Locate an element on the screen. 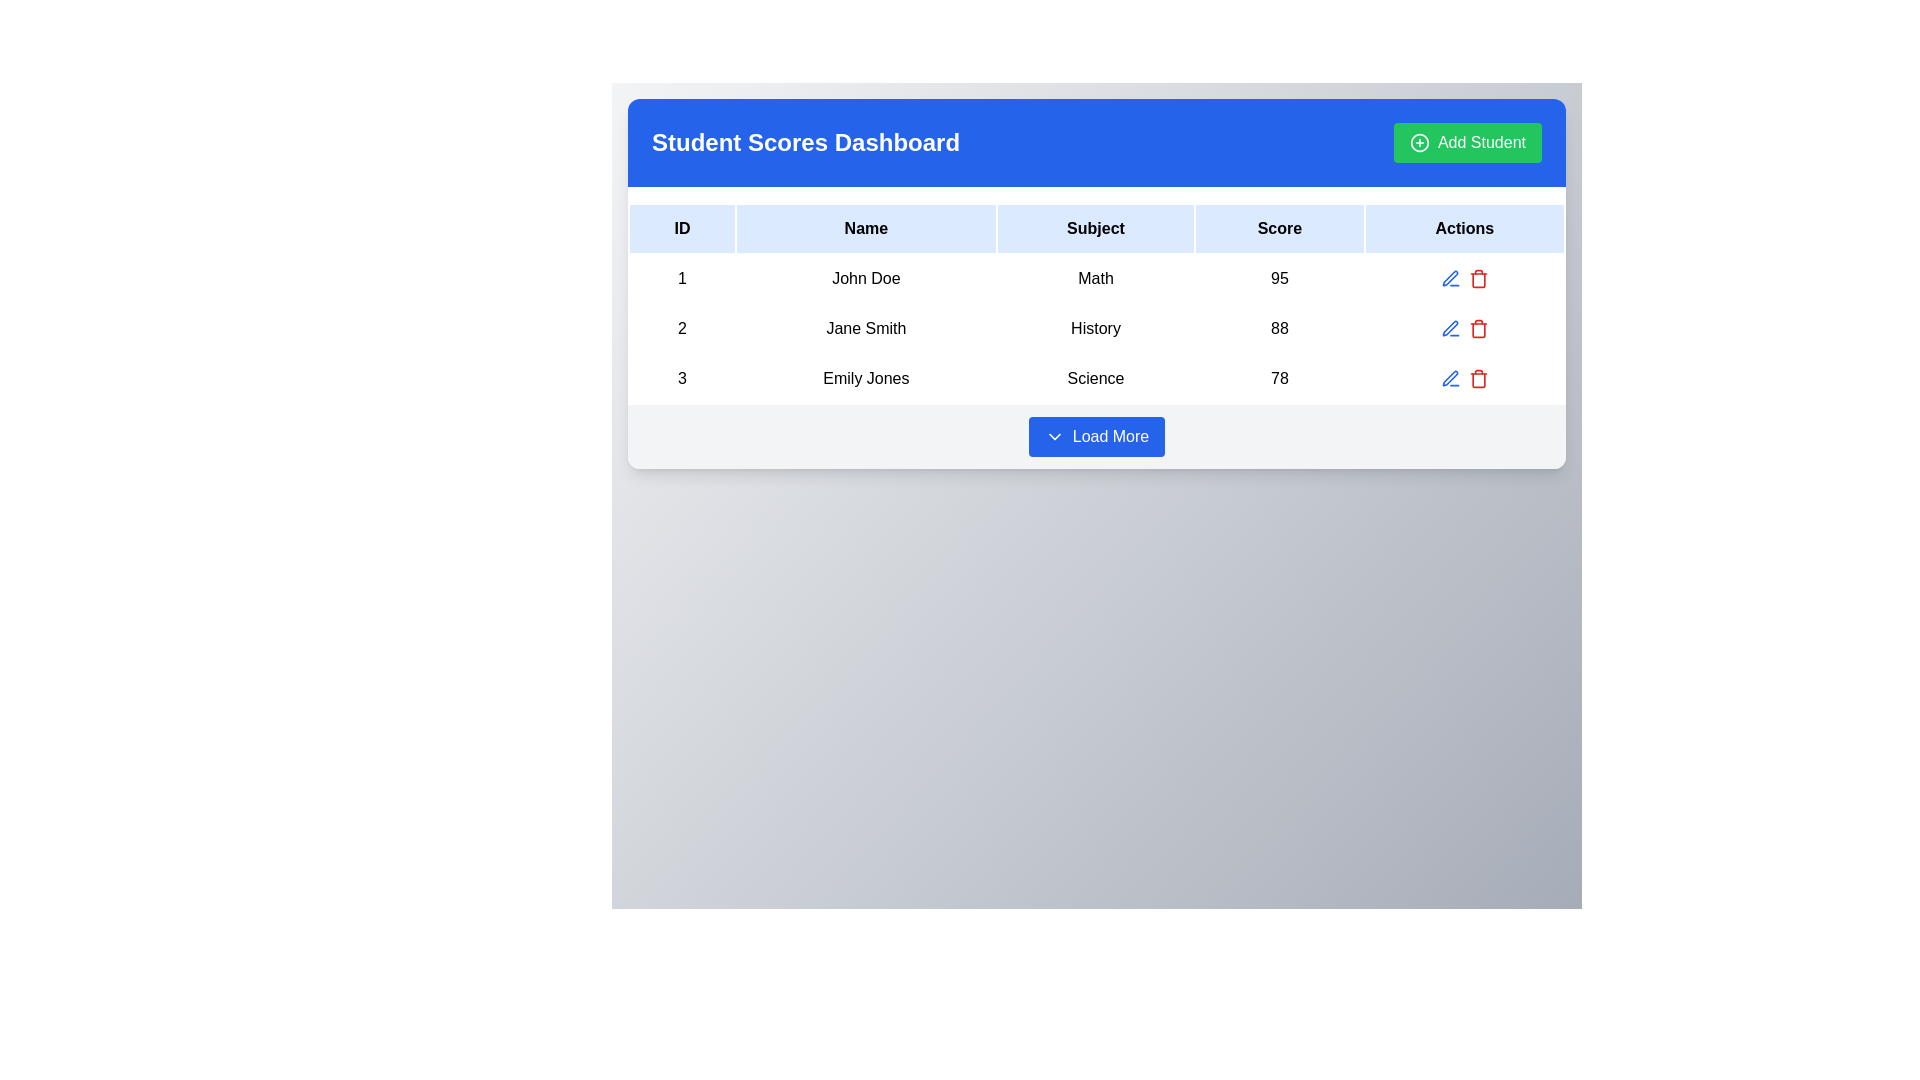 The width and height of the screenshot is (1920, 1080). the text element displaying the subject associated with the student in the third row under the 'Subject' column of the data table is located at coordinates (1096, 378).